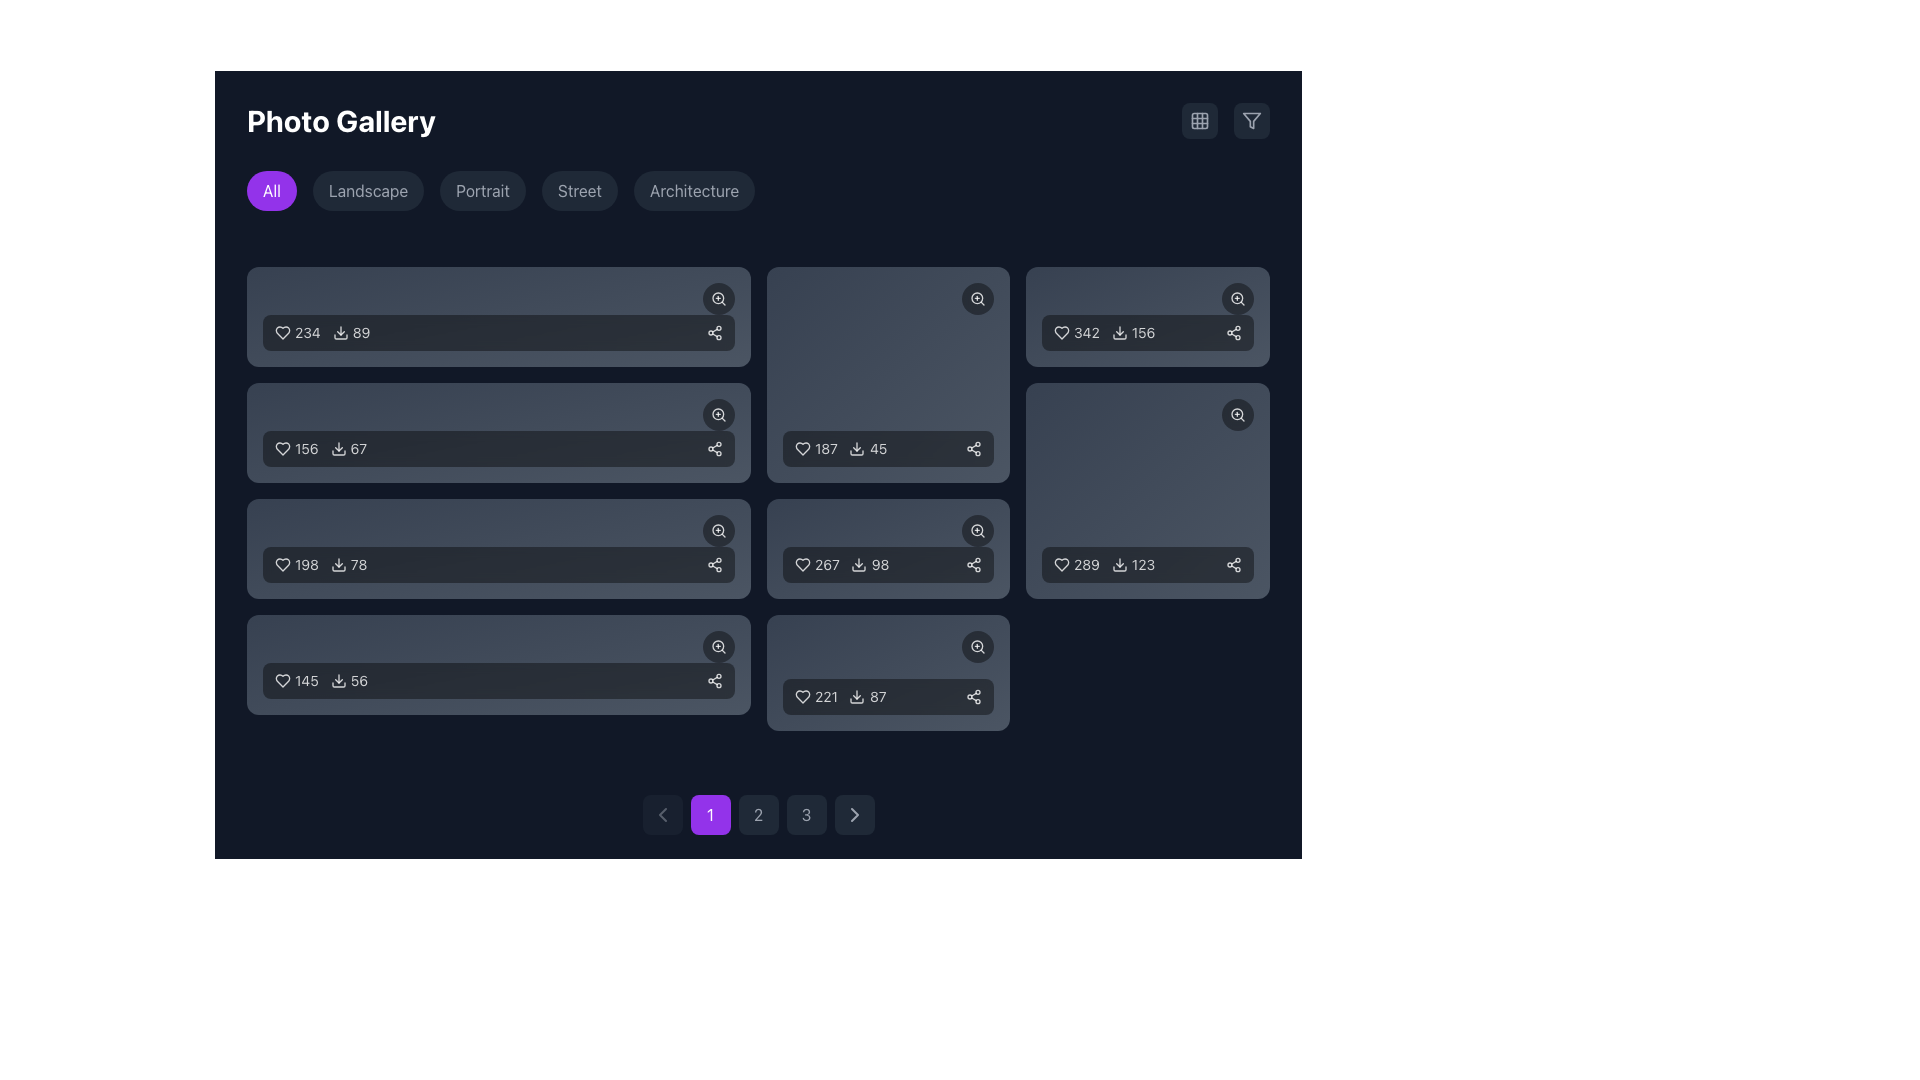 The height and width of the screenshot is (1080, 1920). Describe the element at coordinates (841, 564) in the screenshot. I see `the informational display component that shows metrics like likes and downloads` at that location.